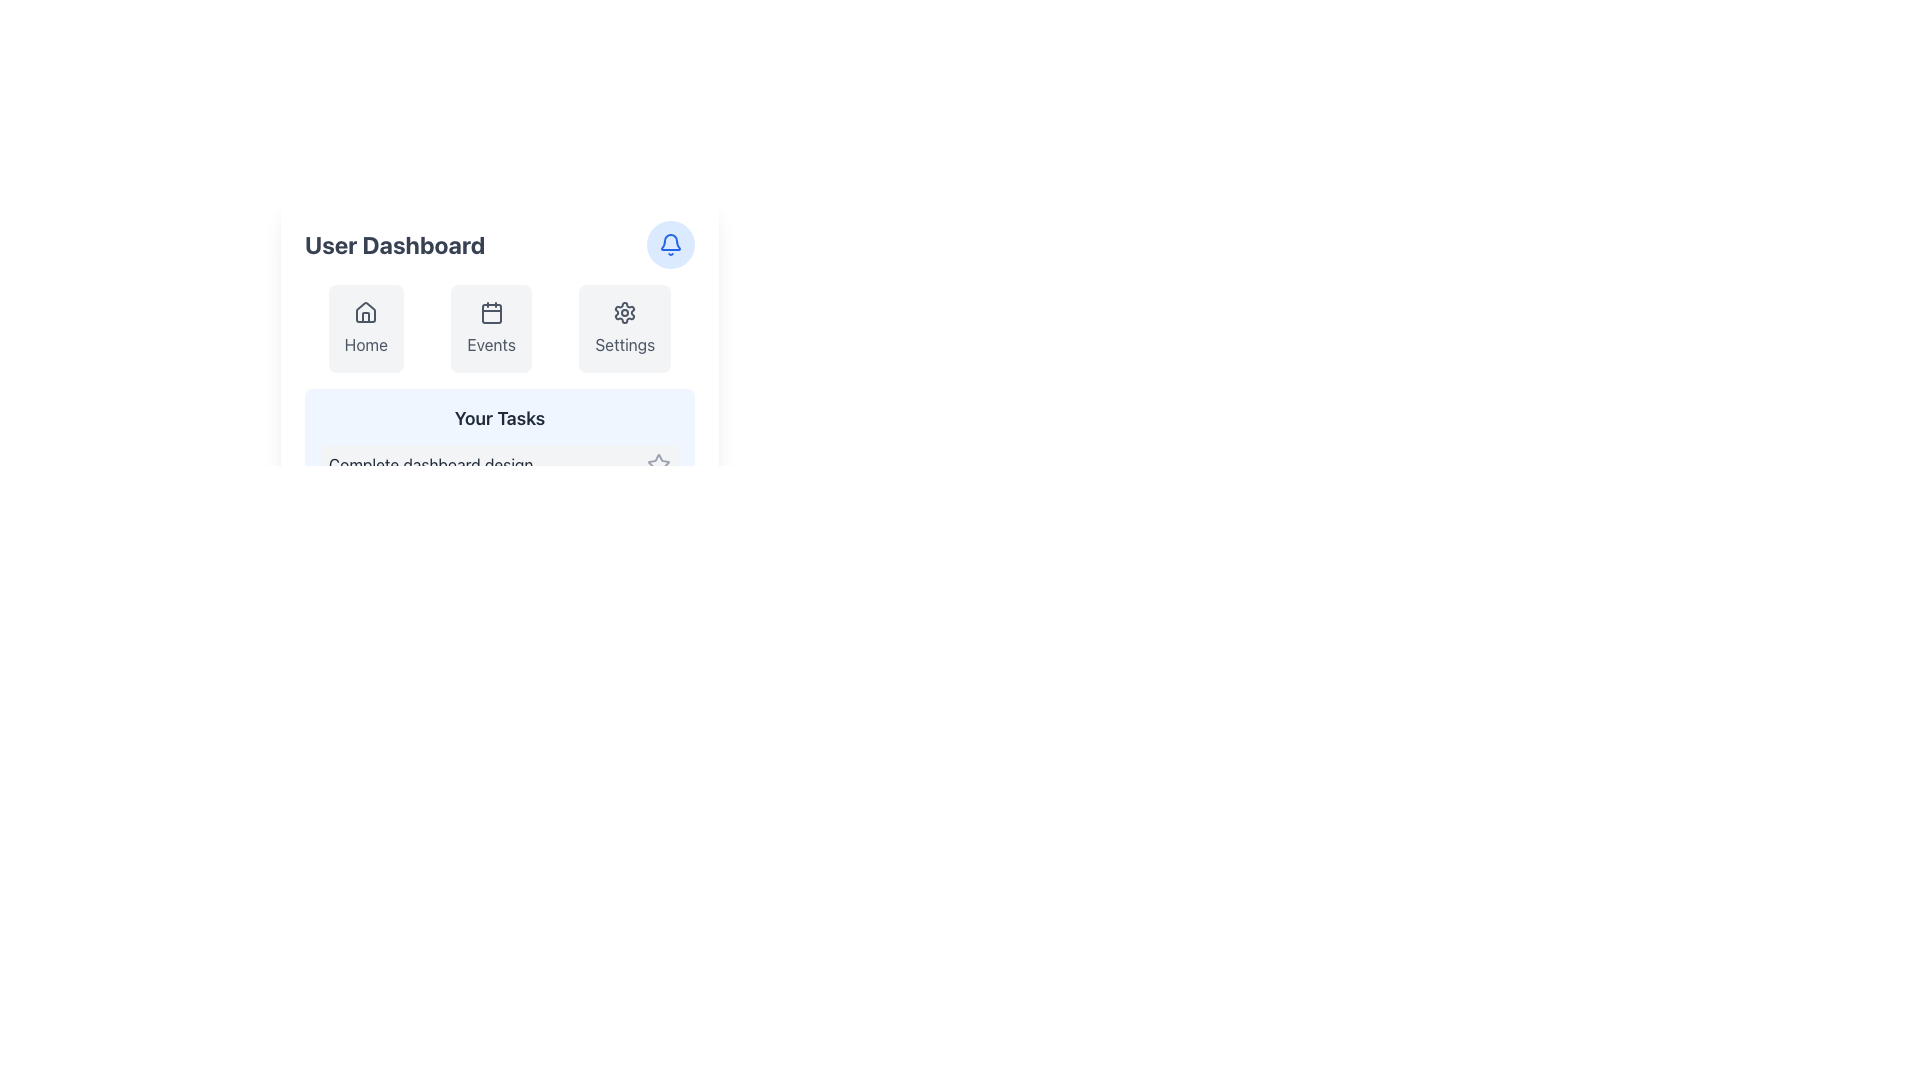 The image size is (1920, 1080). Describe the element at coordinates (499, 443) in the screenshot. I see `title and content of the Informational Card displaying the task 'Complete dashboard design' located at the bottom of the 'User Dashboard'` at that location.